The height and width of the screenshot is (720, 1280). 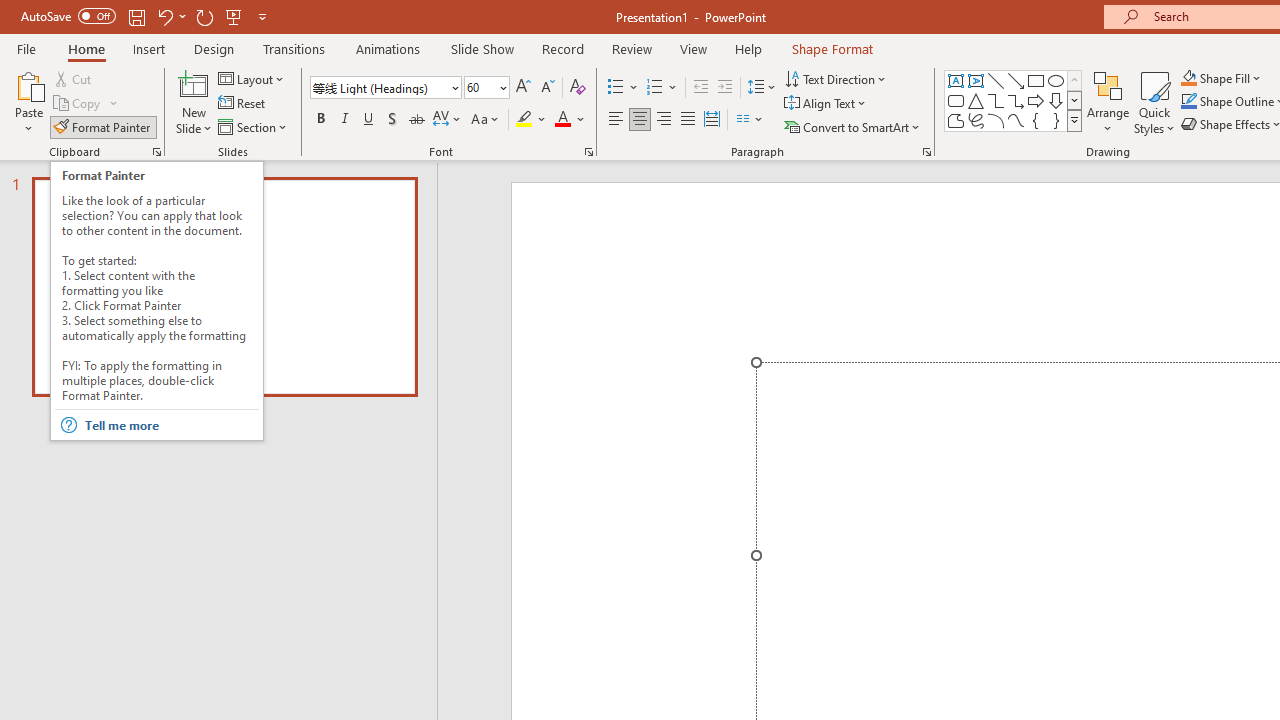 What do you see at coordinates (1189, 101) in the screenshot?
I see `'Shape Outline Blue, Accent 1'` at bounding box center [1189, 101].